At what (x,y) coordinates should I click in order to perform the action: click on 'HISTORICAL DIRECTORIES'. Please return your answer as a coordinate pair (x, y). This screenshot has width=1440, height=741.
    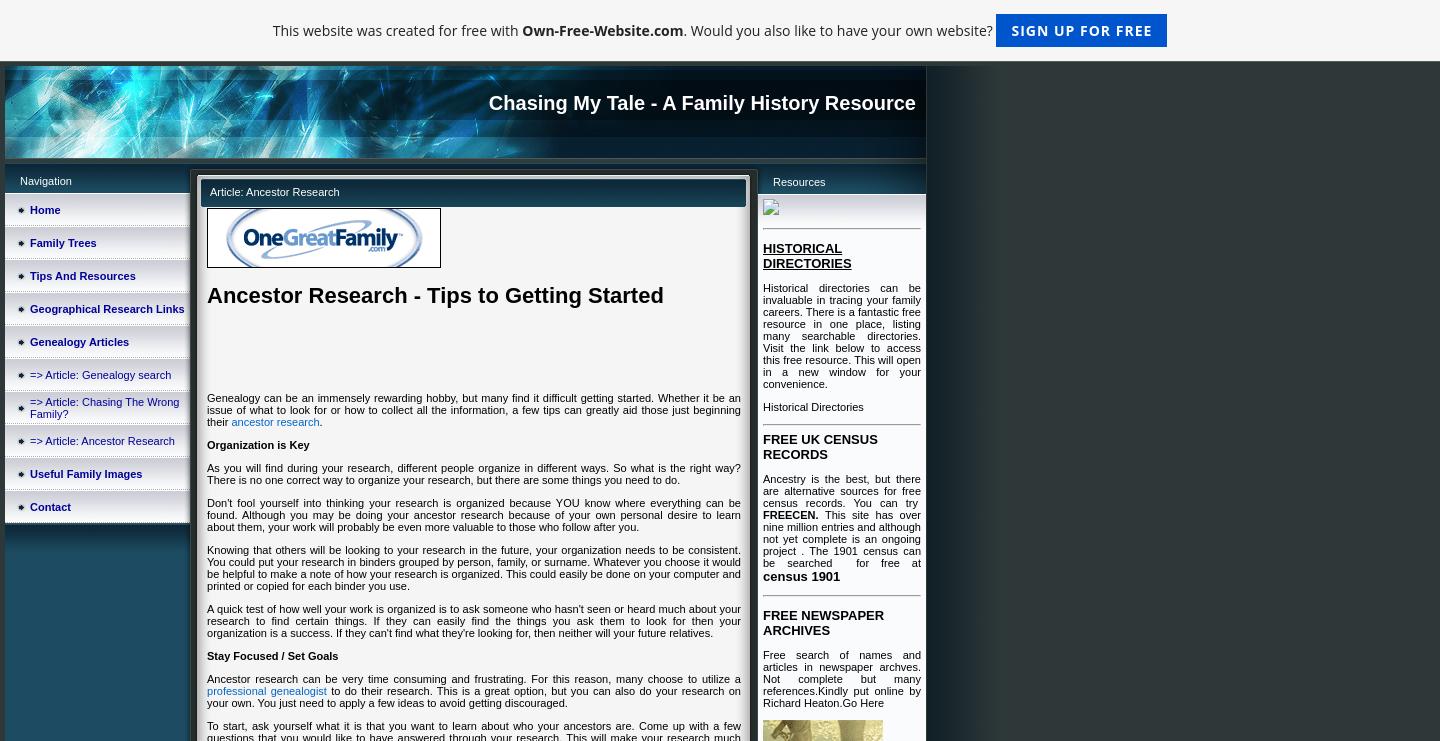
    Looking at the image, I should click on (806, 255).